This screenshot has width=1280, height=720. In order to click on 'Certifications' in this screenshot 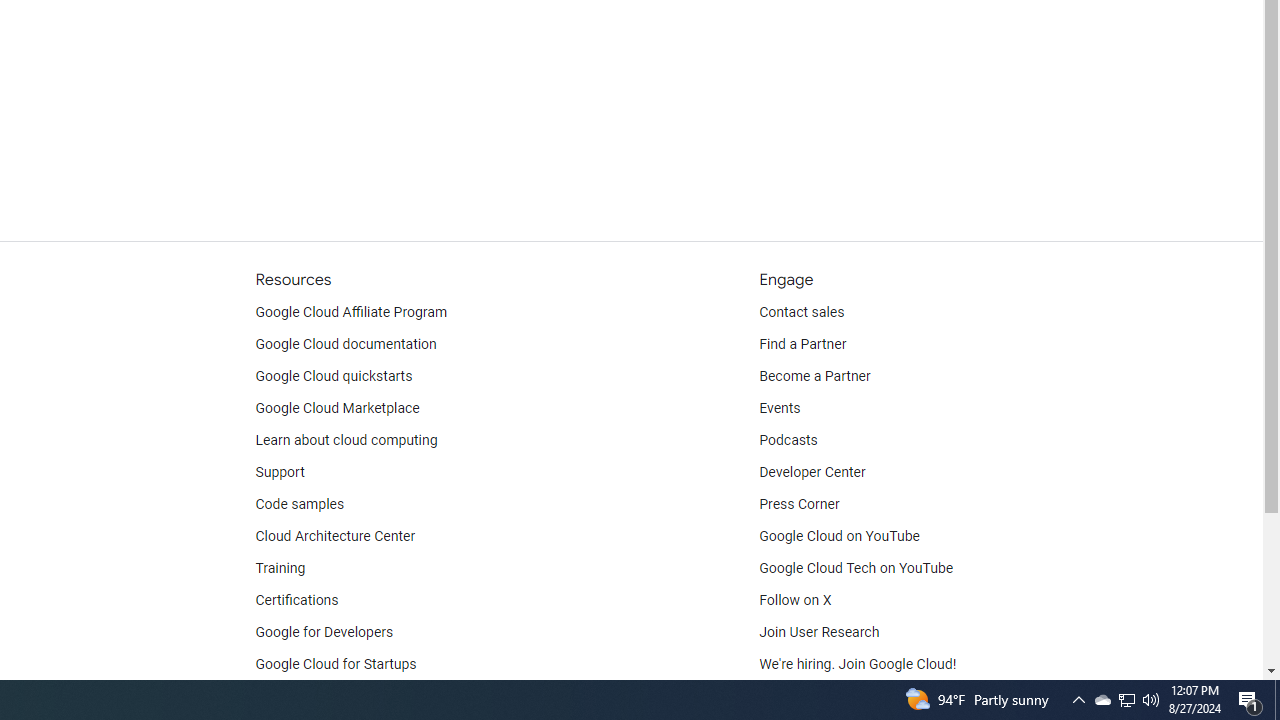, I will do `click(295, 599)`.